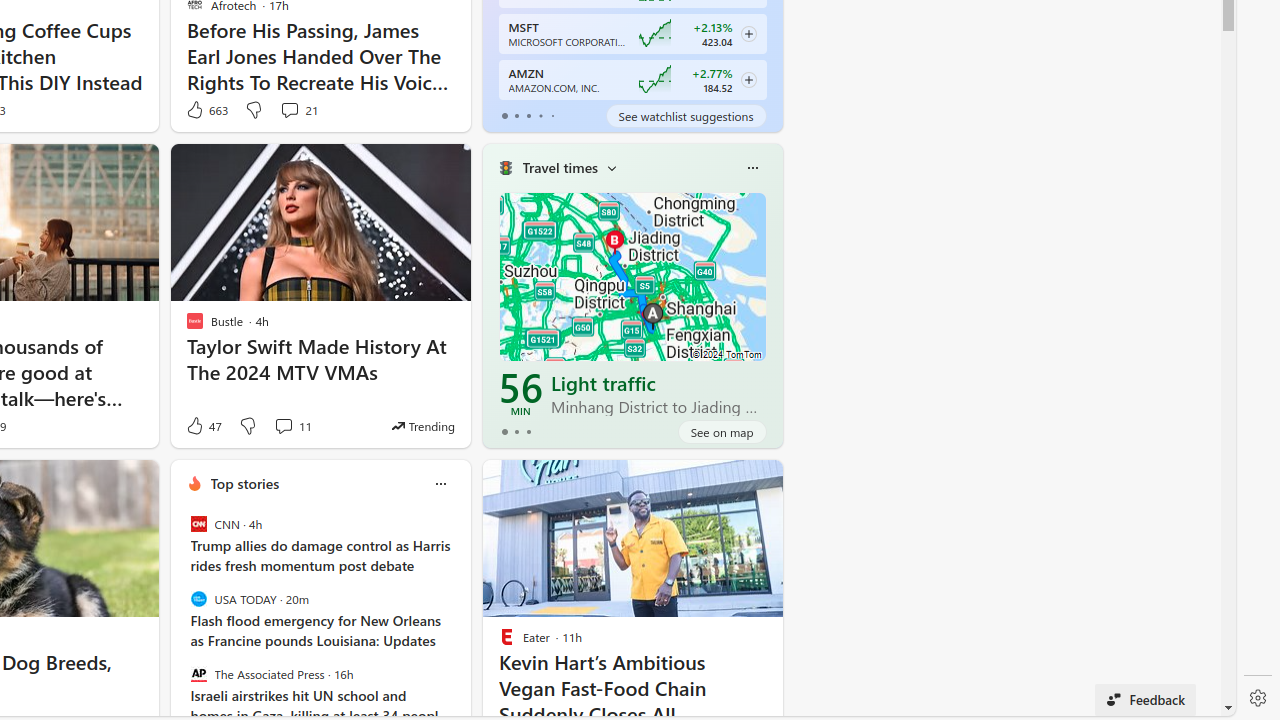  I want to click on 'USA TODAY USA TODAY 20 minutes Flash flood emergency for New Orleans as Francine pounds Louisiana: Updates', so click(320, 618).